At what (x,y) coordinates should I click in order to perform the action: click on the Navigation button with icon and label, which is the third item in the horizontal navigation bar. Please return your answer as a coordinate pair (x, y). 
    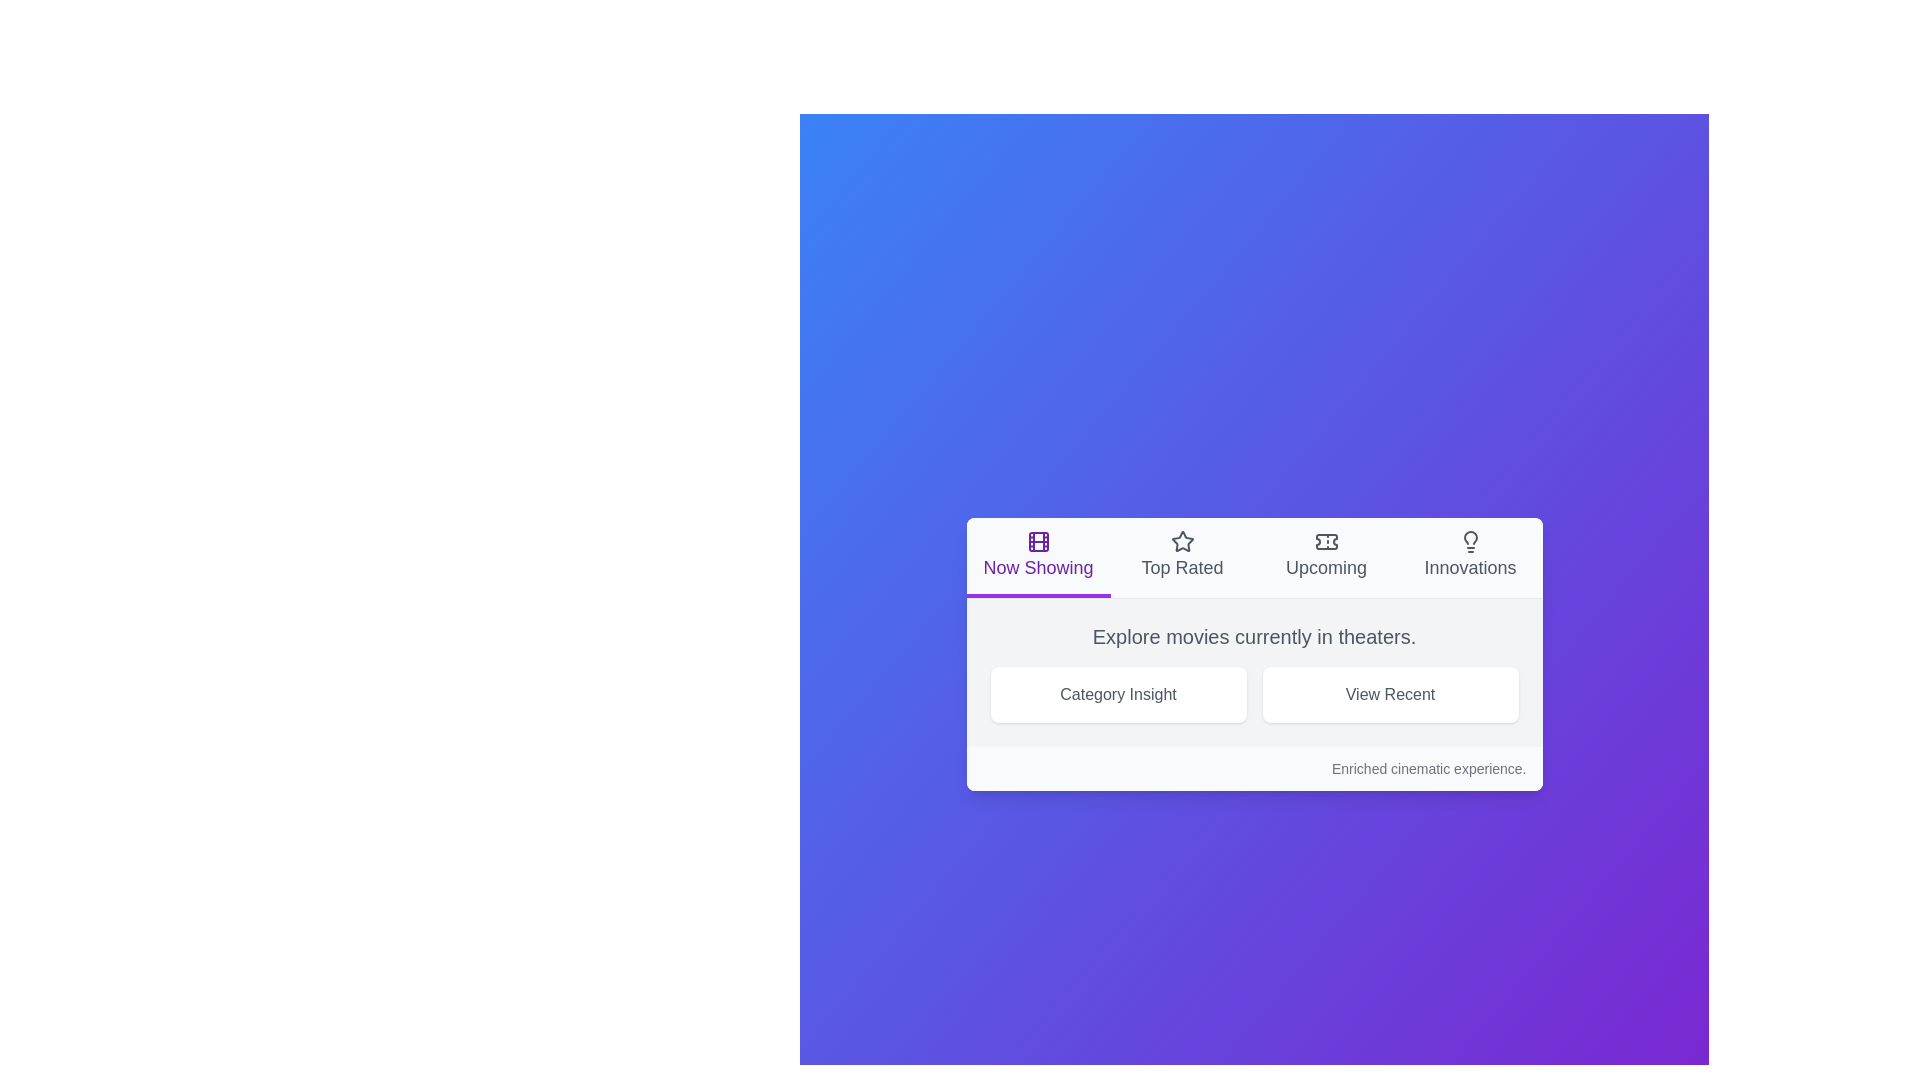
    Looking at the image, I should click on (1326, 555).